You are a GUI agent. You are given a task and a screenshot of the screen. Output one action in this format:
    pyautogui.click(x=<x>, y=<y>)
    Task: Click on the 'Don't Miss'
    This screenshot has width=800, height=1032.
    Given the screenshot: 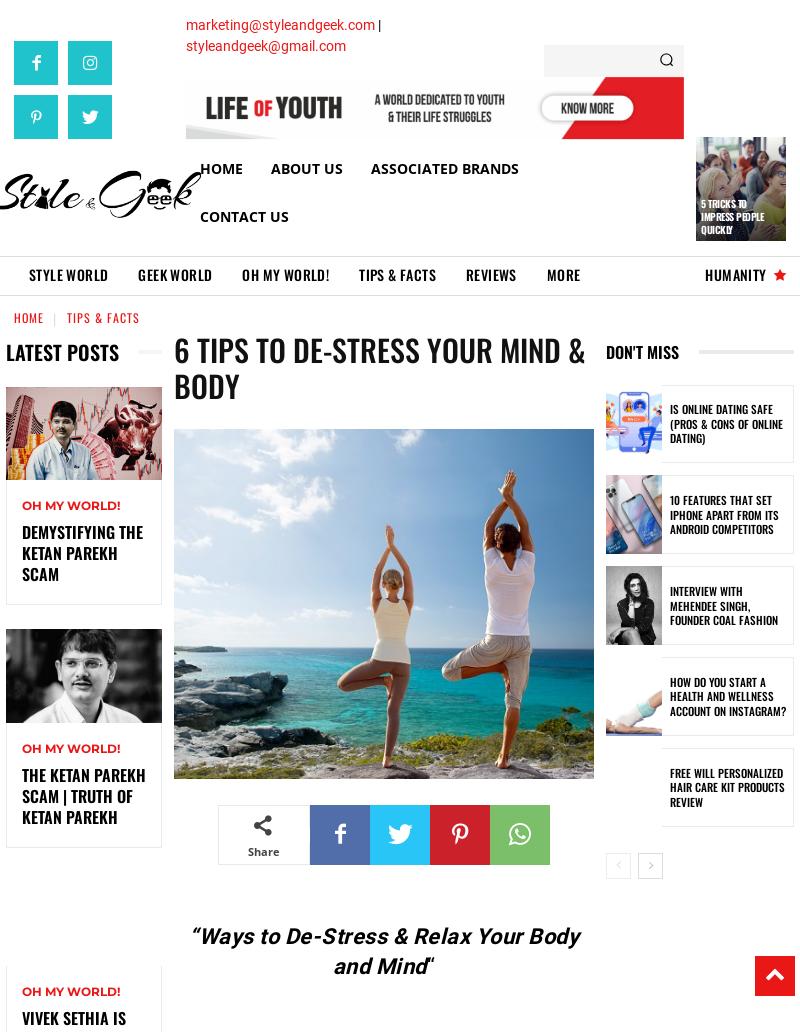 What is the action you would take?
    pyautogui.click(x=641, y=350)
    